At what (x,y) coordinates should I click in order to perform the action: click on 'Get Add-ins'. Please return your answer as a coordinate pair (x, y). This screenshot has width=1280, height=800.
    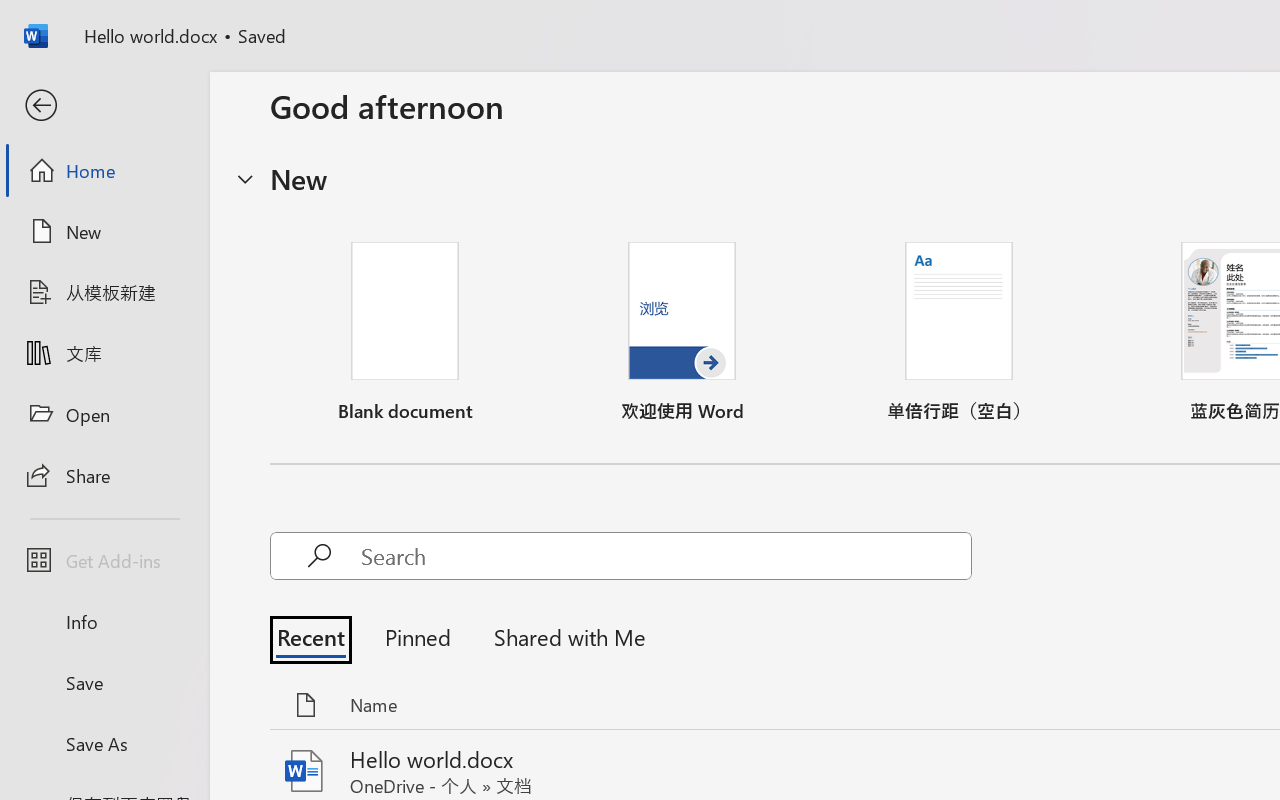
    Looking at the image, I should click on (103, 560).